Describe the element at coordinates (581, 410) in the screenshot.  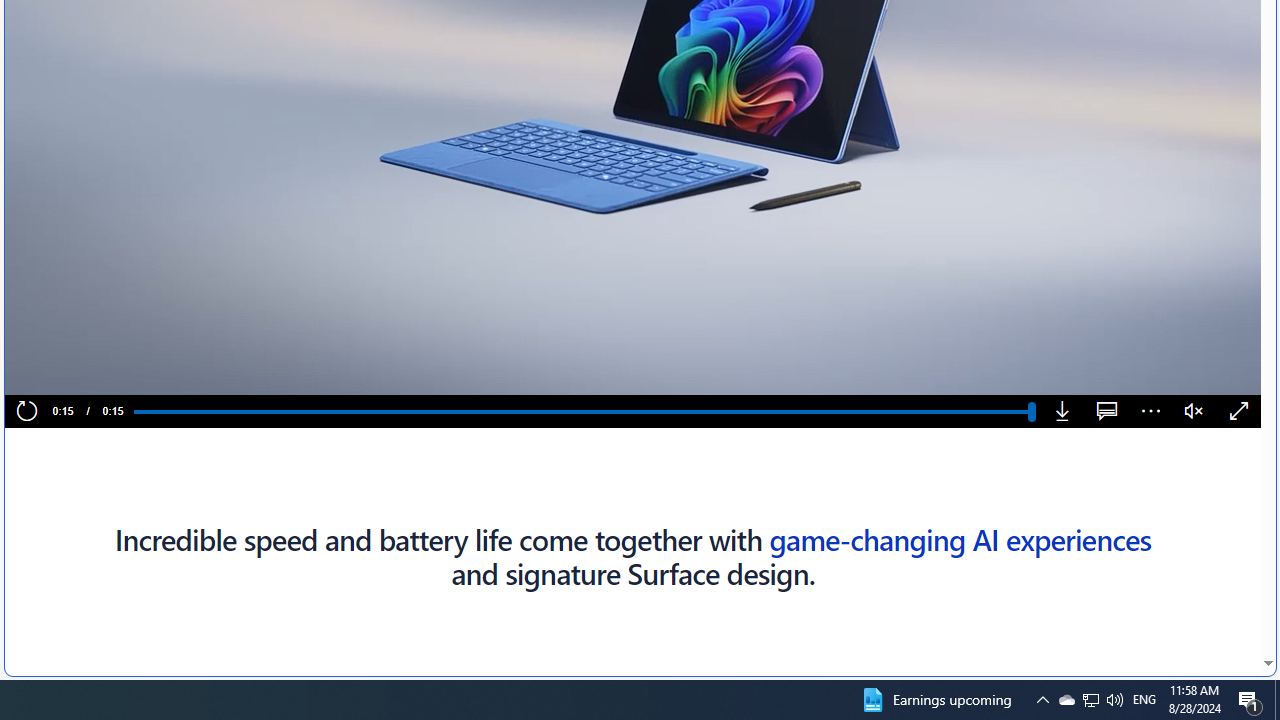
I see `'Progress Bar'` at that location.